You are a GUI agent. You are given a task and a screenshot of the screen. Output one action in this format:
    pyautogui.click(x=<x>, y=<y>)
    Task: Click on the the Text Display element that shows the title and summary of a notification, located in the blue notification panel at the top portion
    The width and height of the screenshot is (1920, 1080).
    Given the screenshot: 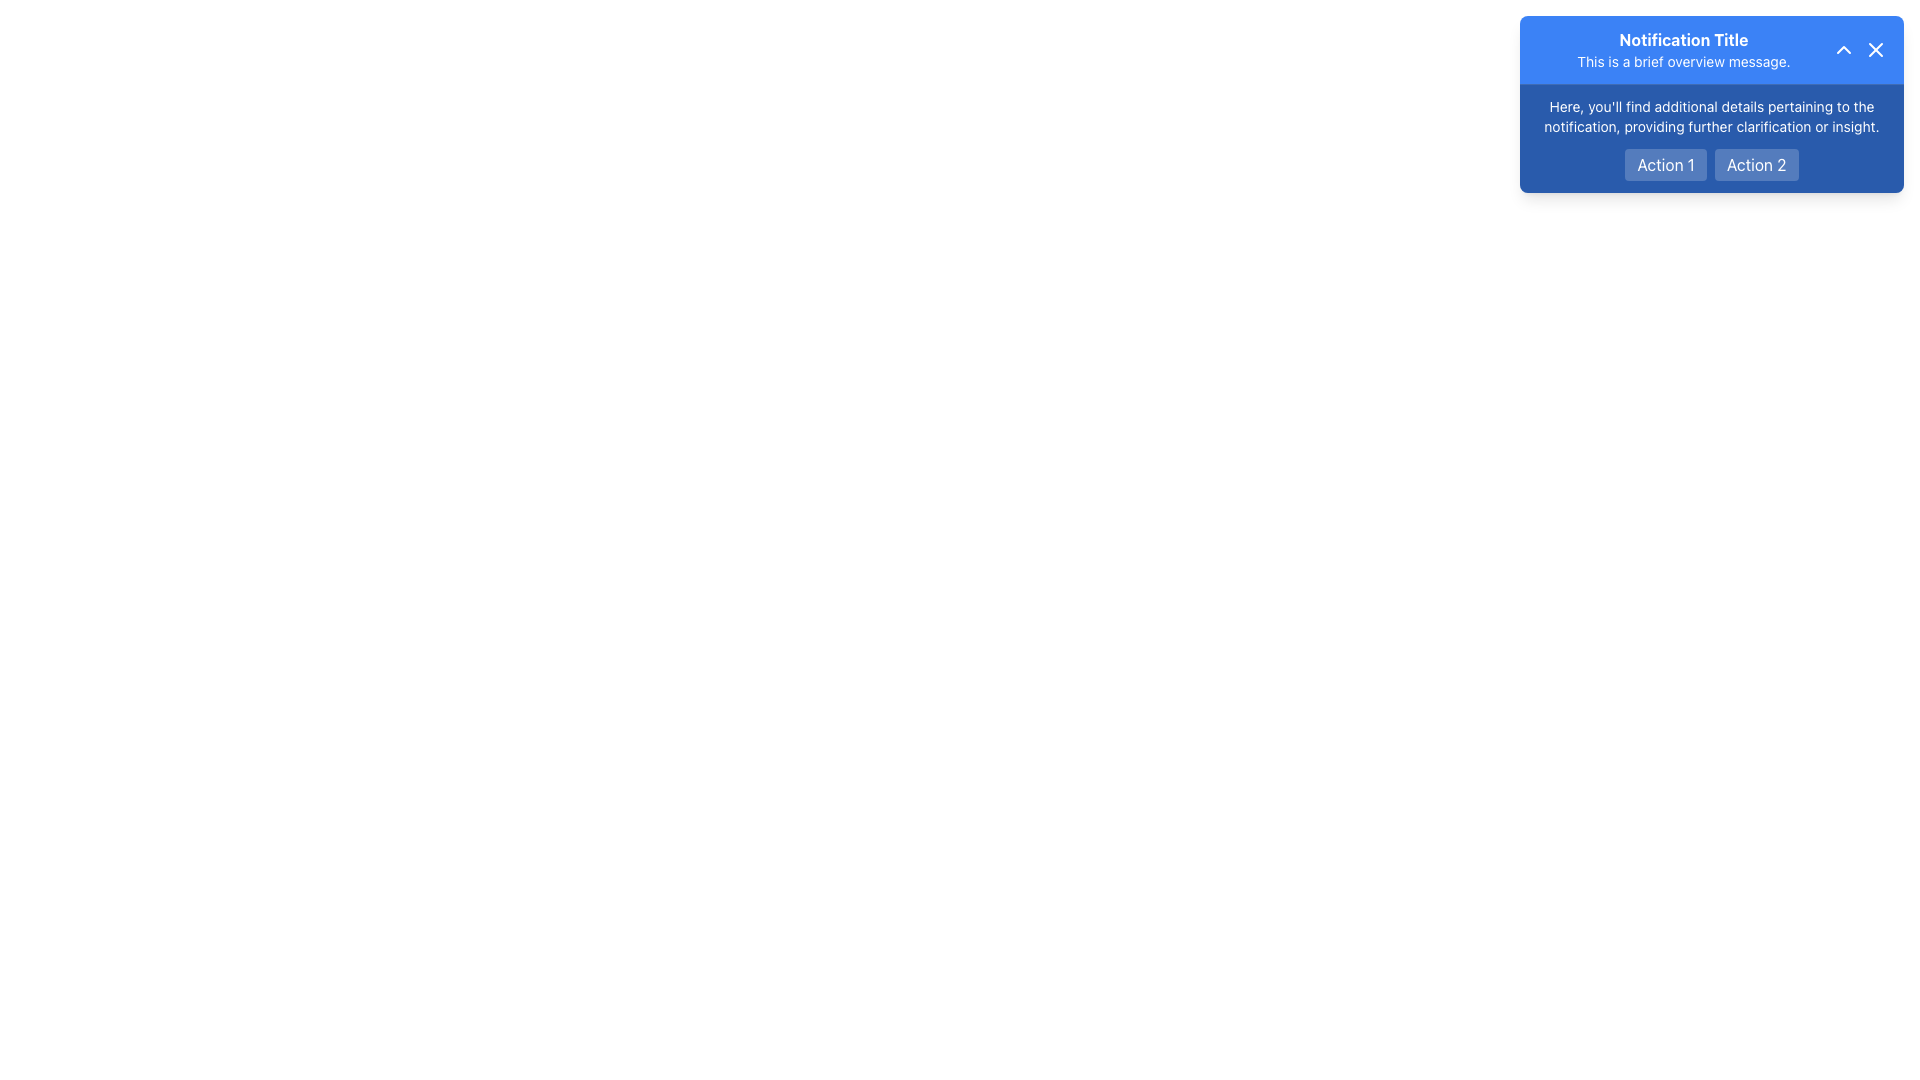 What is the action you would take?
    pyautogui.click(x=1683, y=49)
    